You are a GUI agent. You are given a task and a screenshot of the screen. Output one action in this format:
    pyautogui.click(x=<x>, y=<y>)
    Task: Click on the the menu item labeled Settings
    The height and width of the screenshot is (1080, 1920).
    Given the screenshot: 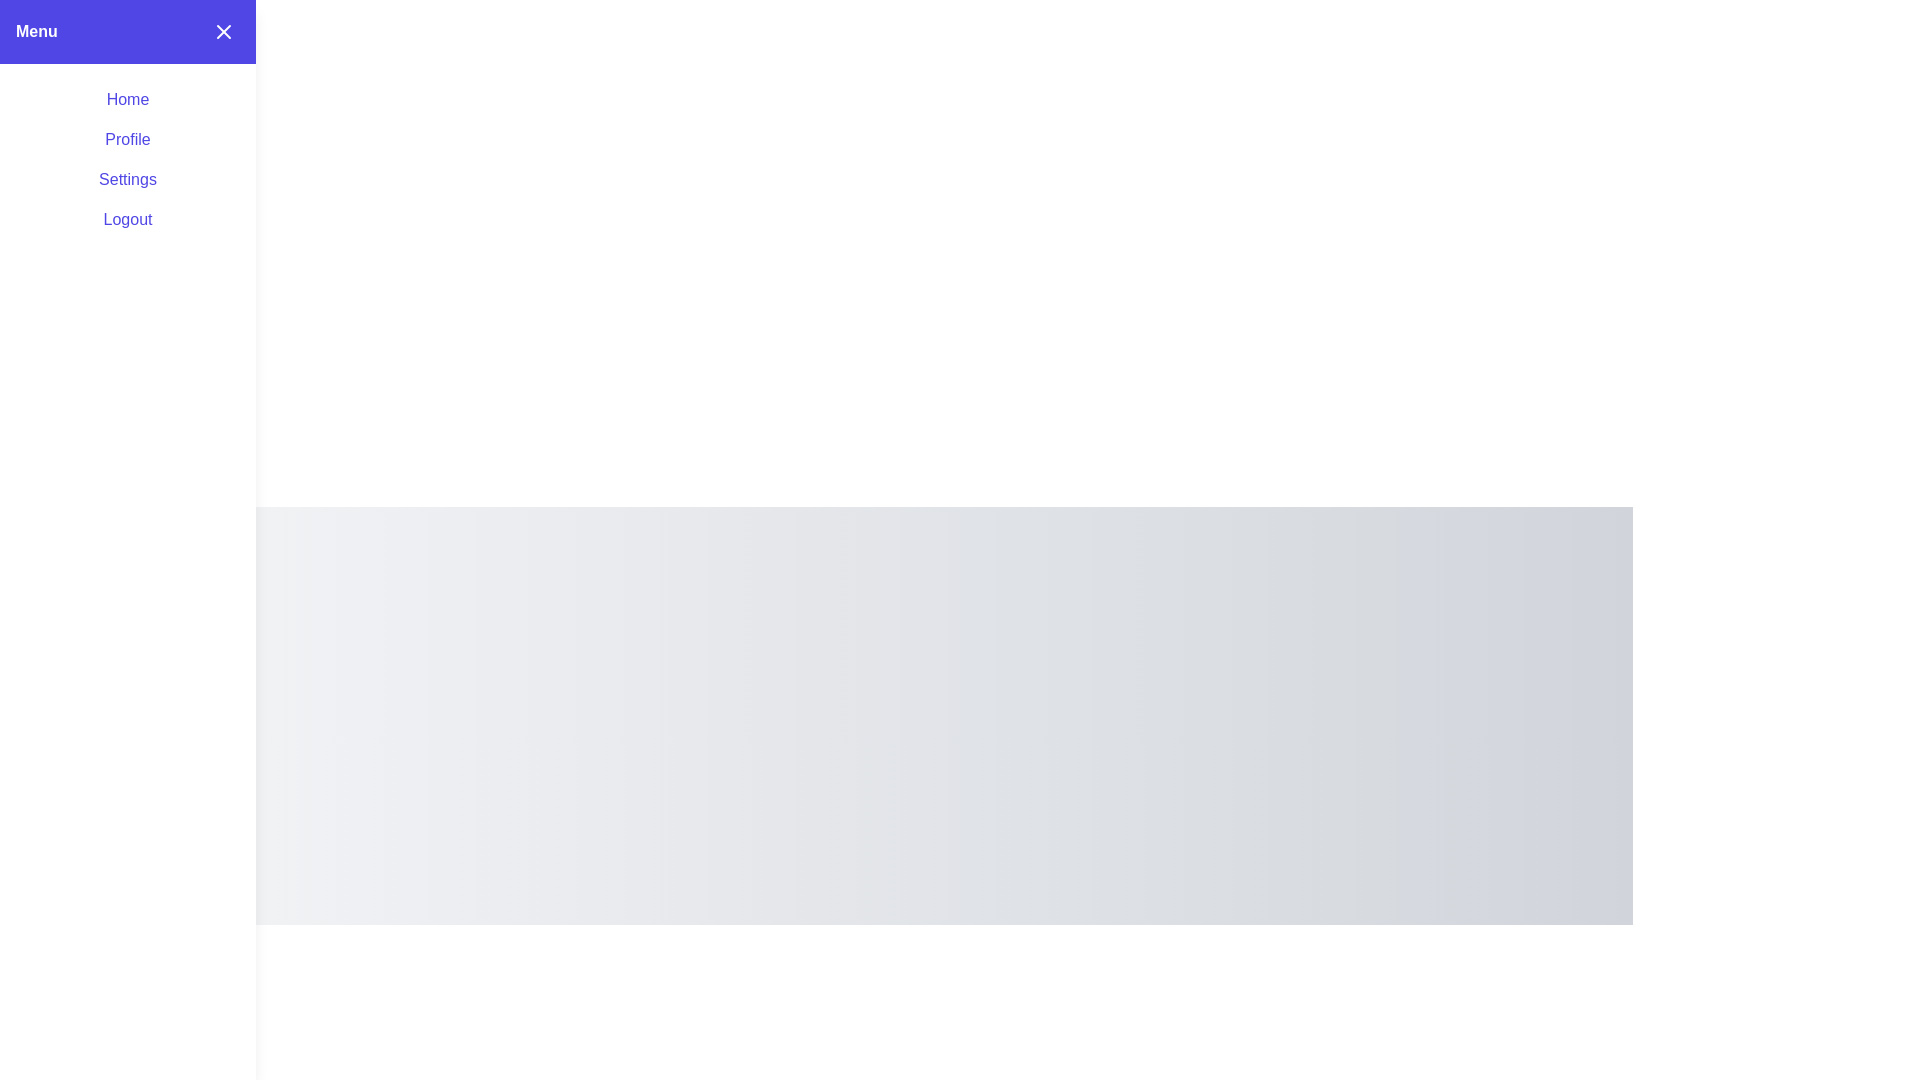 What is the action you would take?
    pyautogui.click(x=127, y=178)
    